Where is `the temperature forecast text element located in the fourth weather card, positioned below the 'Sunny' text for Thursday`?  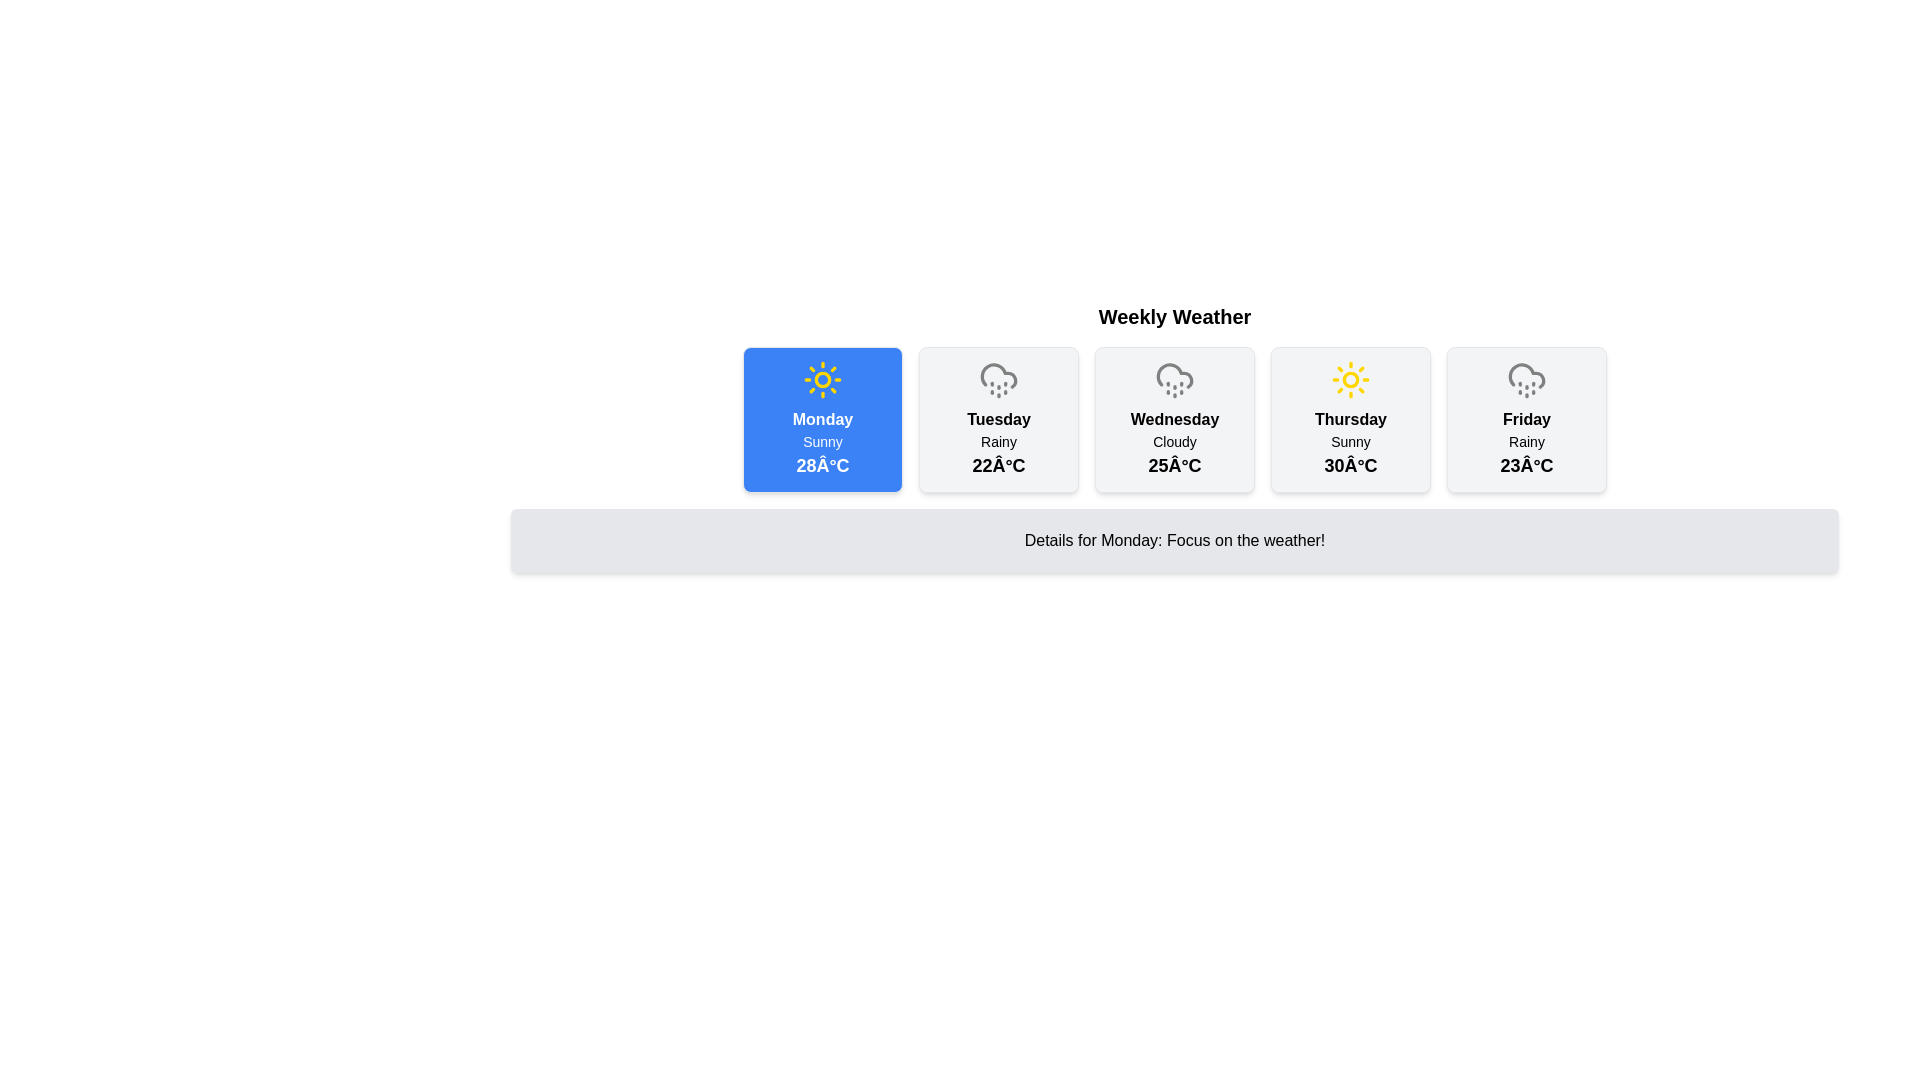
the temperature forecast text element located in the fourth weather card, positioned below the 'Sunny' text for Thursday is located at coordinates (1350, 466).